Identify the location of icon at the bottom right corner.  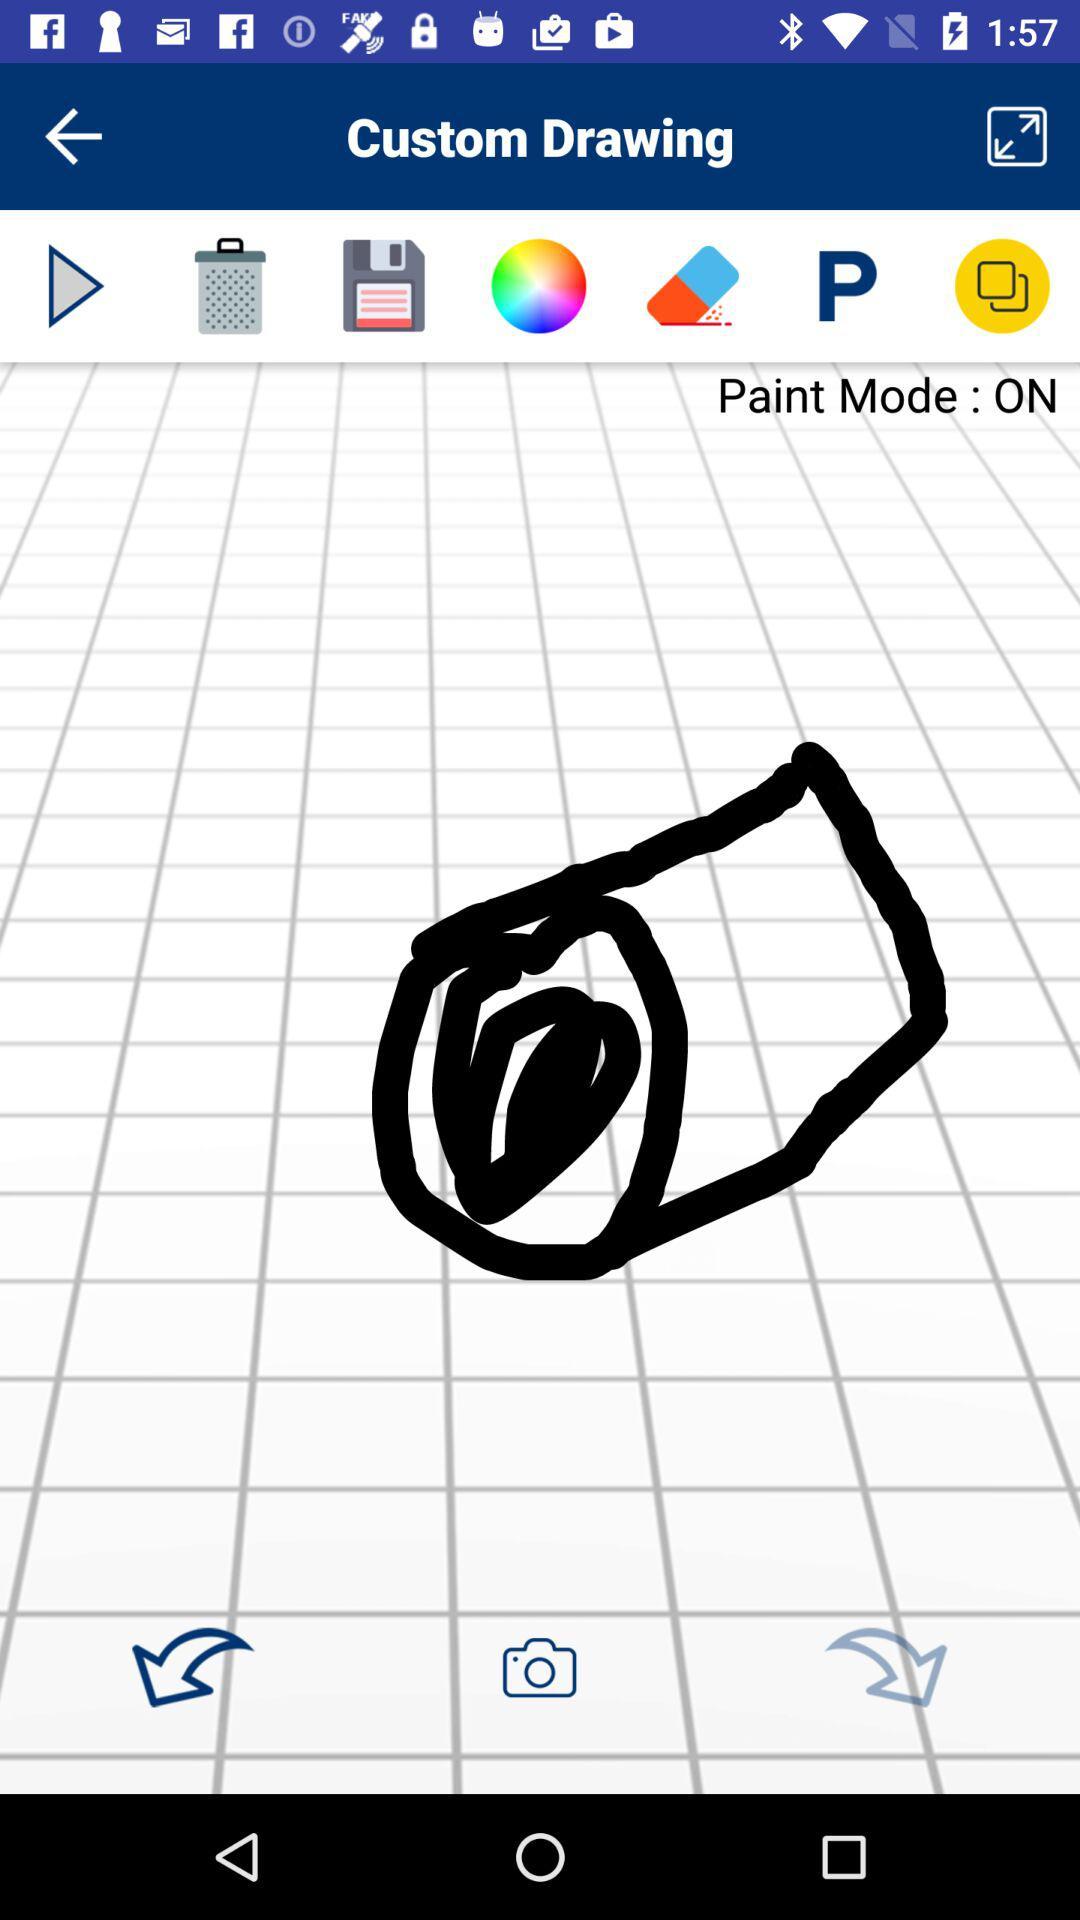
(884, 1668).